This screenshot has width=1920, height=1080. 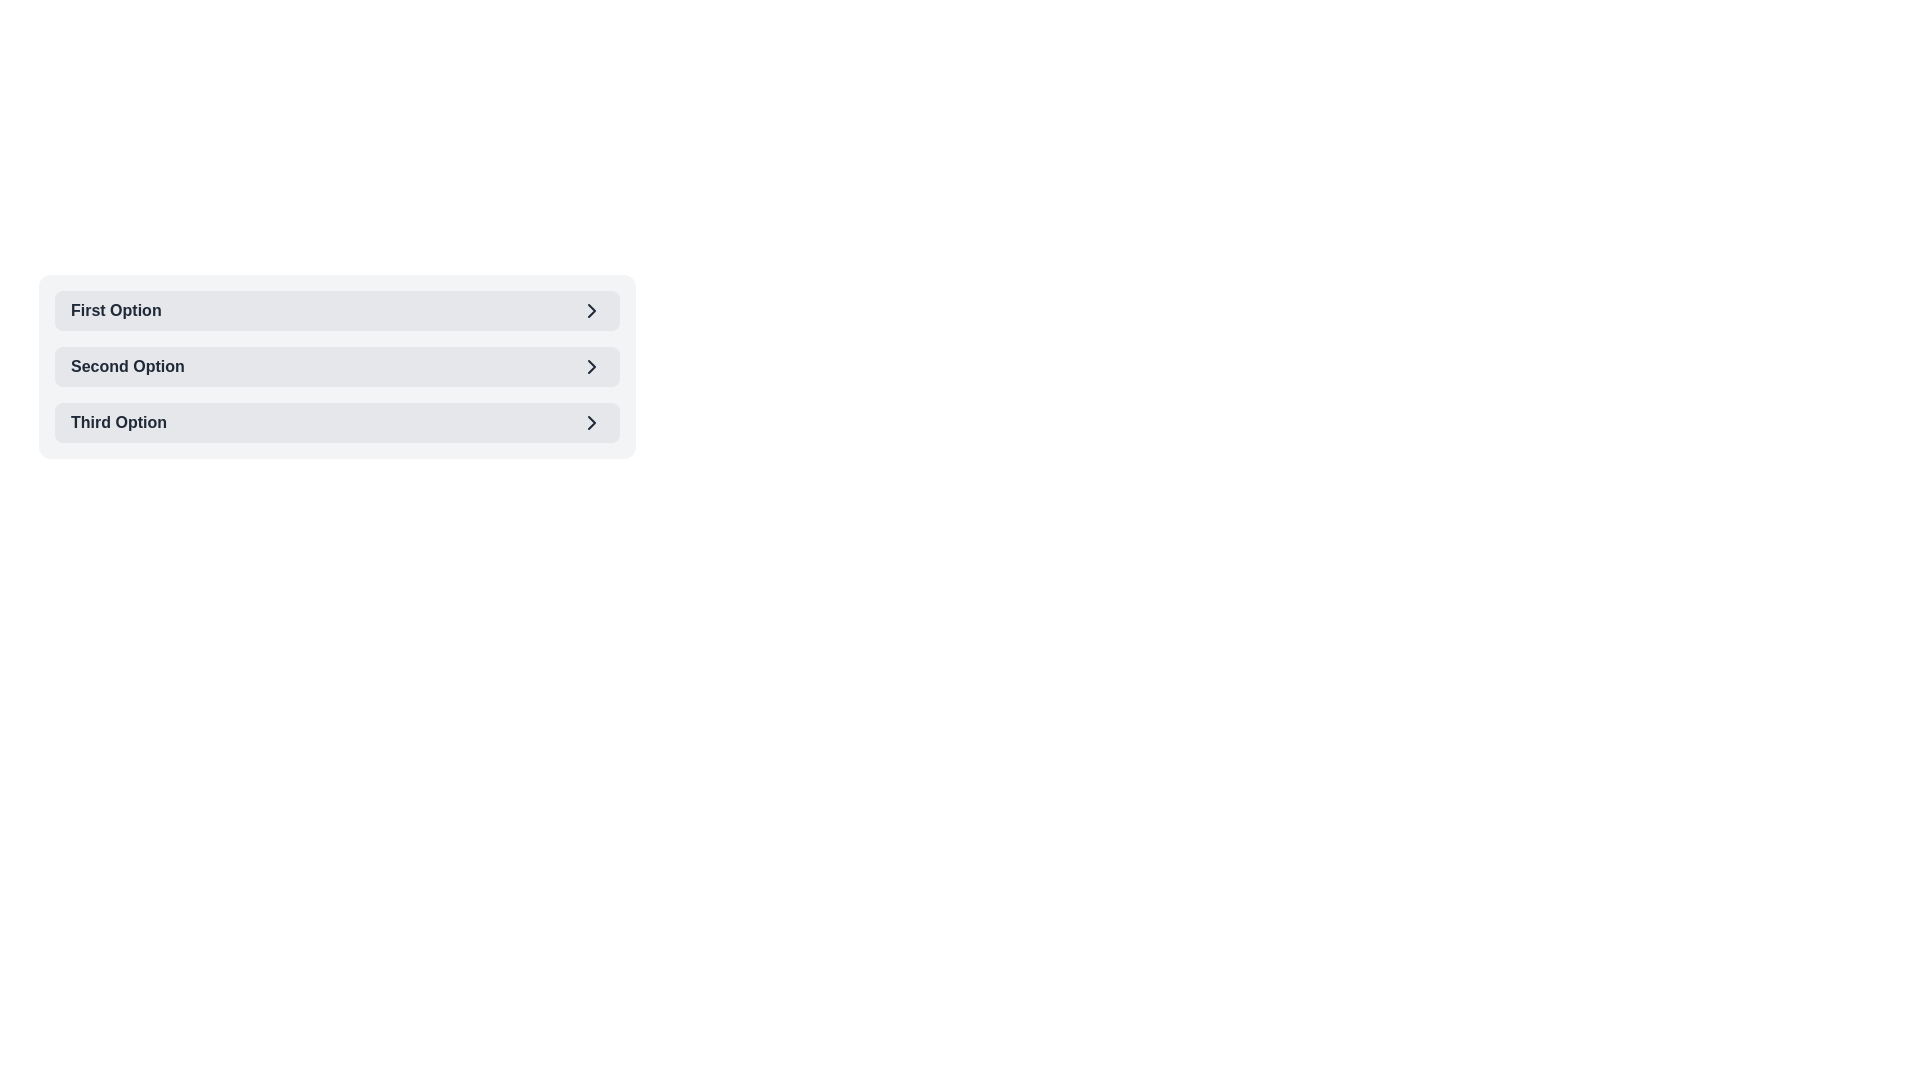 I want to click on the second option row in the list, so click(x=337, y=366).